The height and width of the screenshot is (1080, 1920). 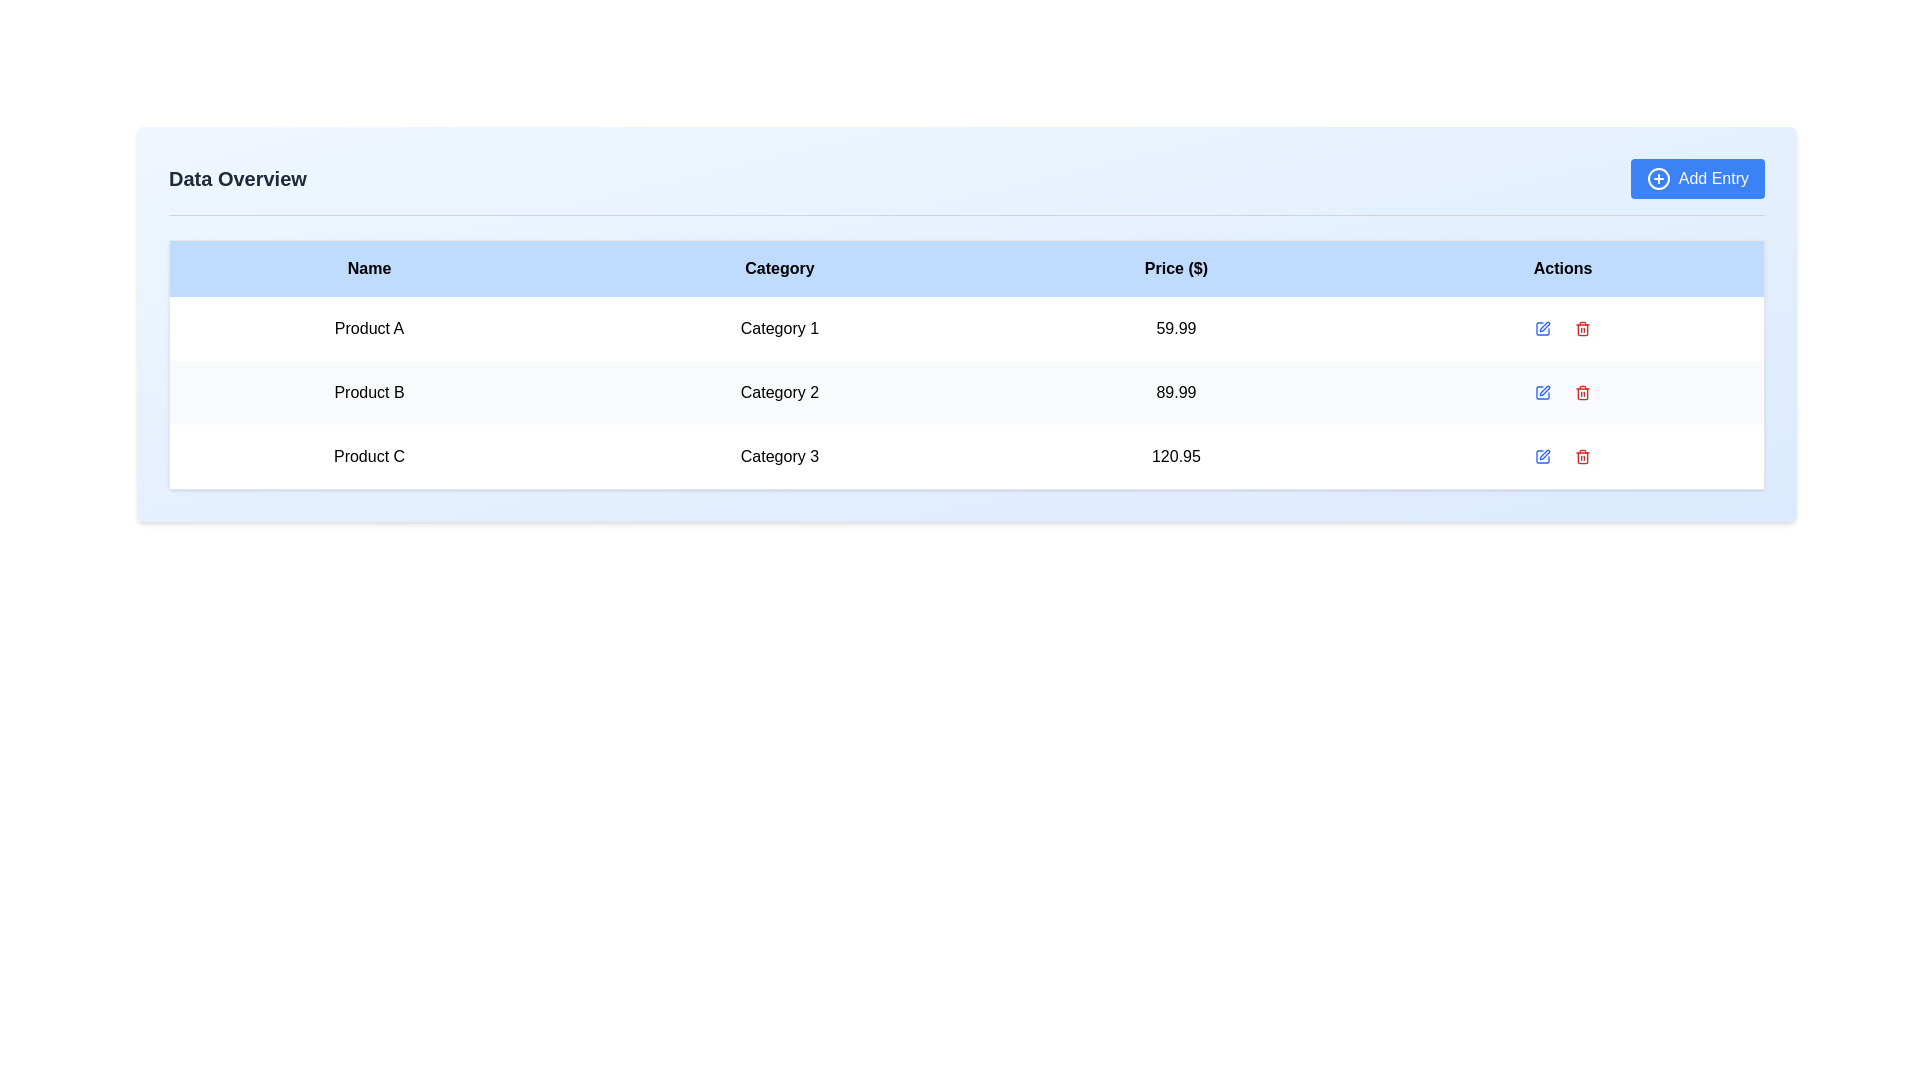 What do you see at coordinates (1562, 267) in the screenshot?
I see `the Table Header Cell (th) that serves as the header for the 'Actions' column in the 'Data Overview' section, located to the right of the 'Price ($)' header` at bounding box center [1562, 267].